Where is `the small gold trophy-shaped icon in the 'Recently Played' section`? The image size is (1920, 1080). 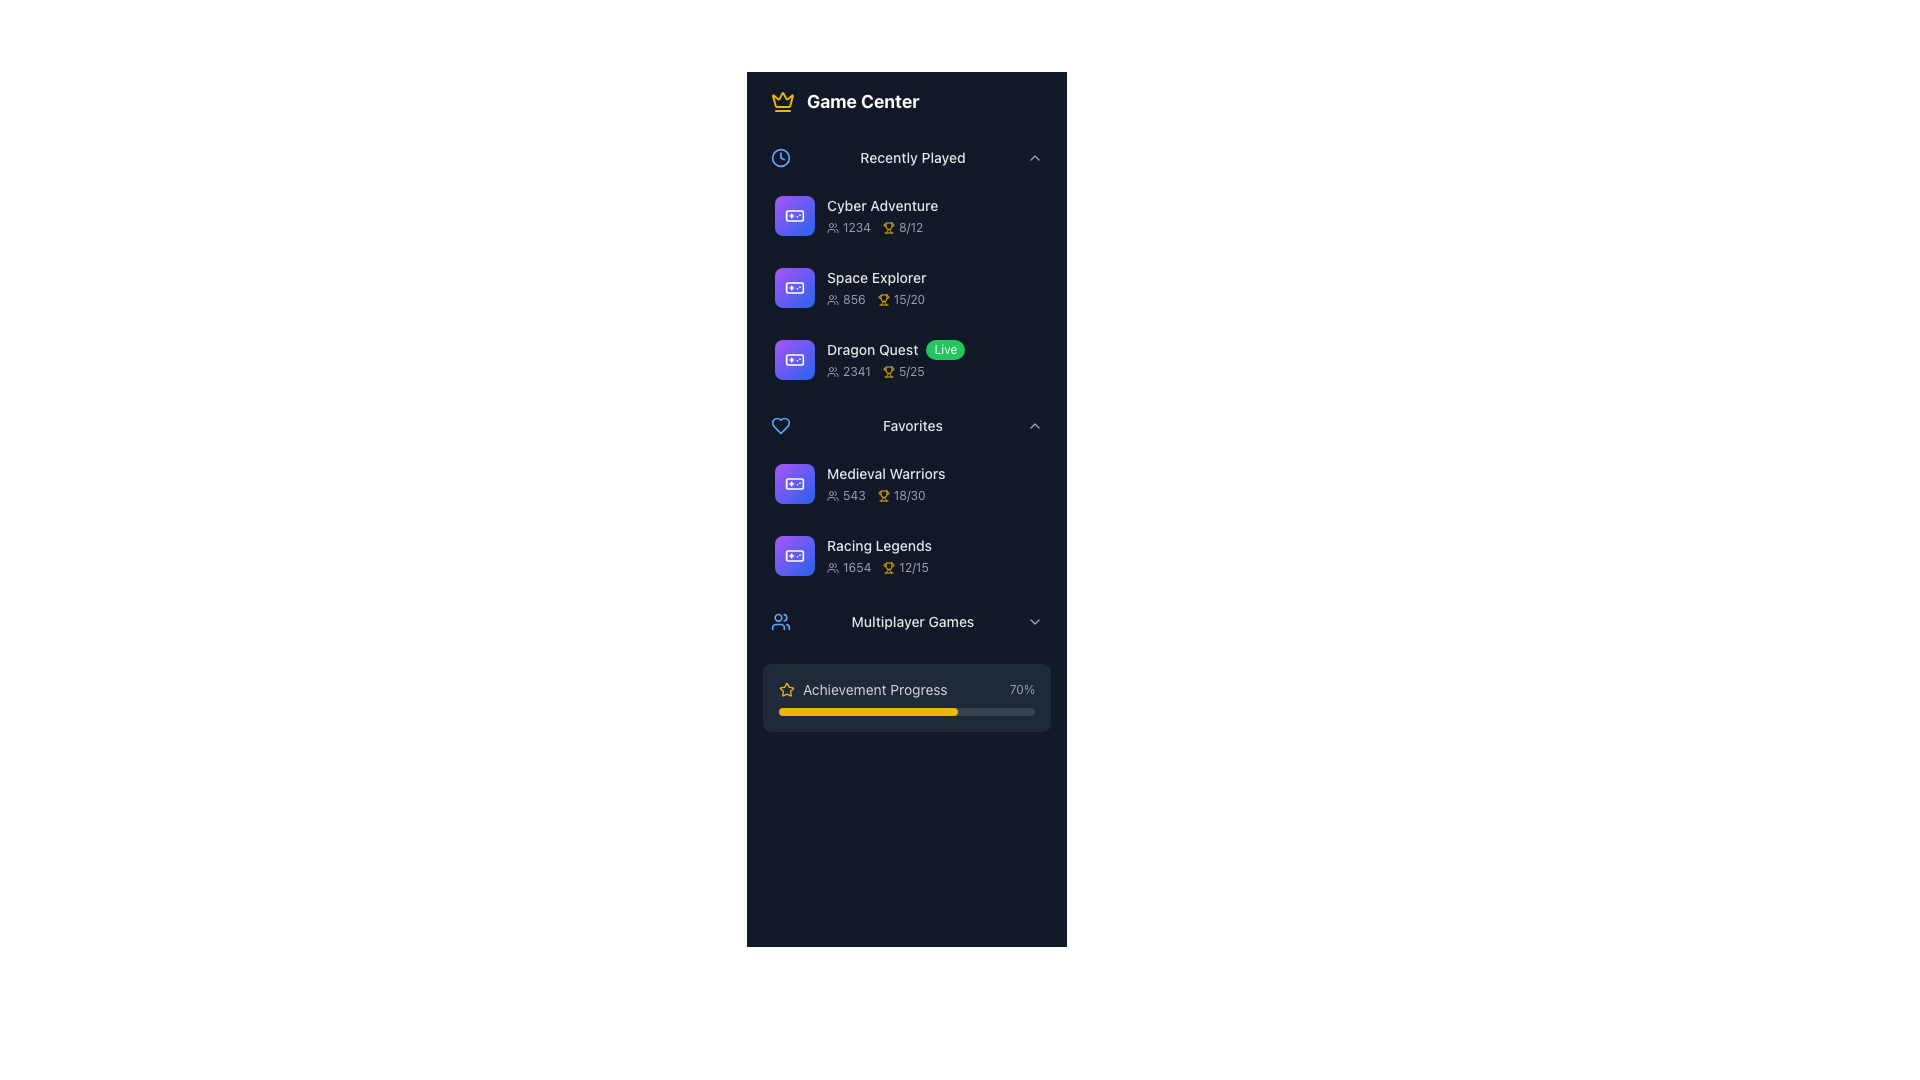 the small gold trophy-shaped icon in the 'Recently Played' section is located at coordinates (887, 371).